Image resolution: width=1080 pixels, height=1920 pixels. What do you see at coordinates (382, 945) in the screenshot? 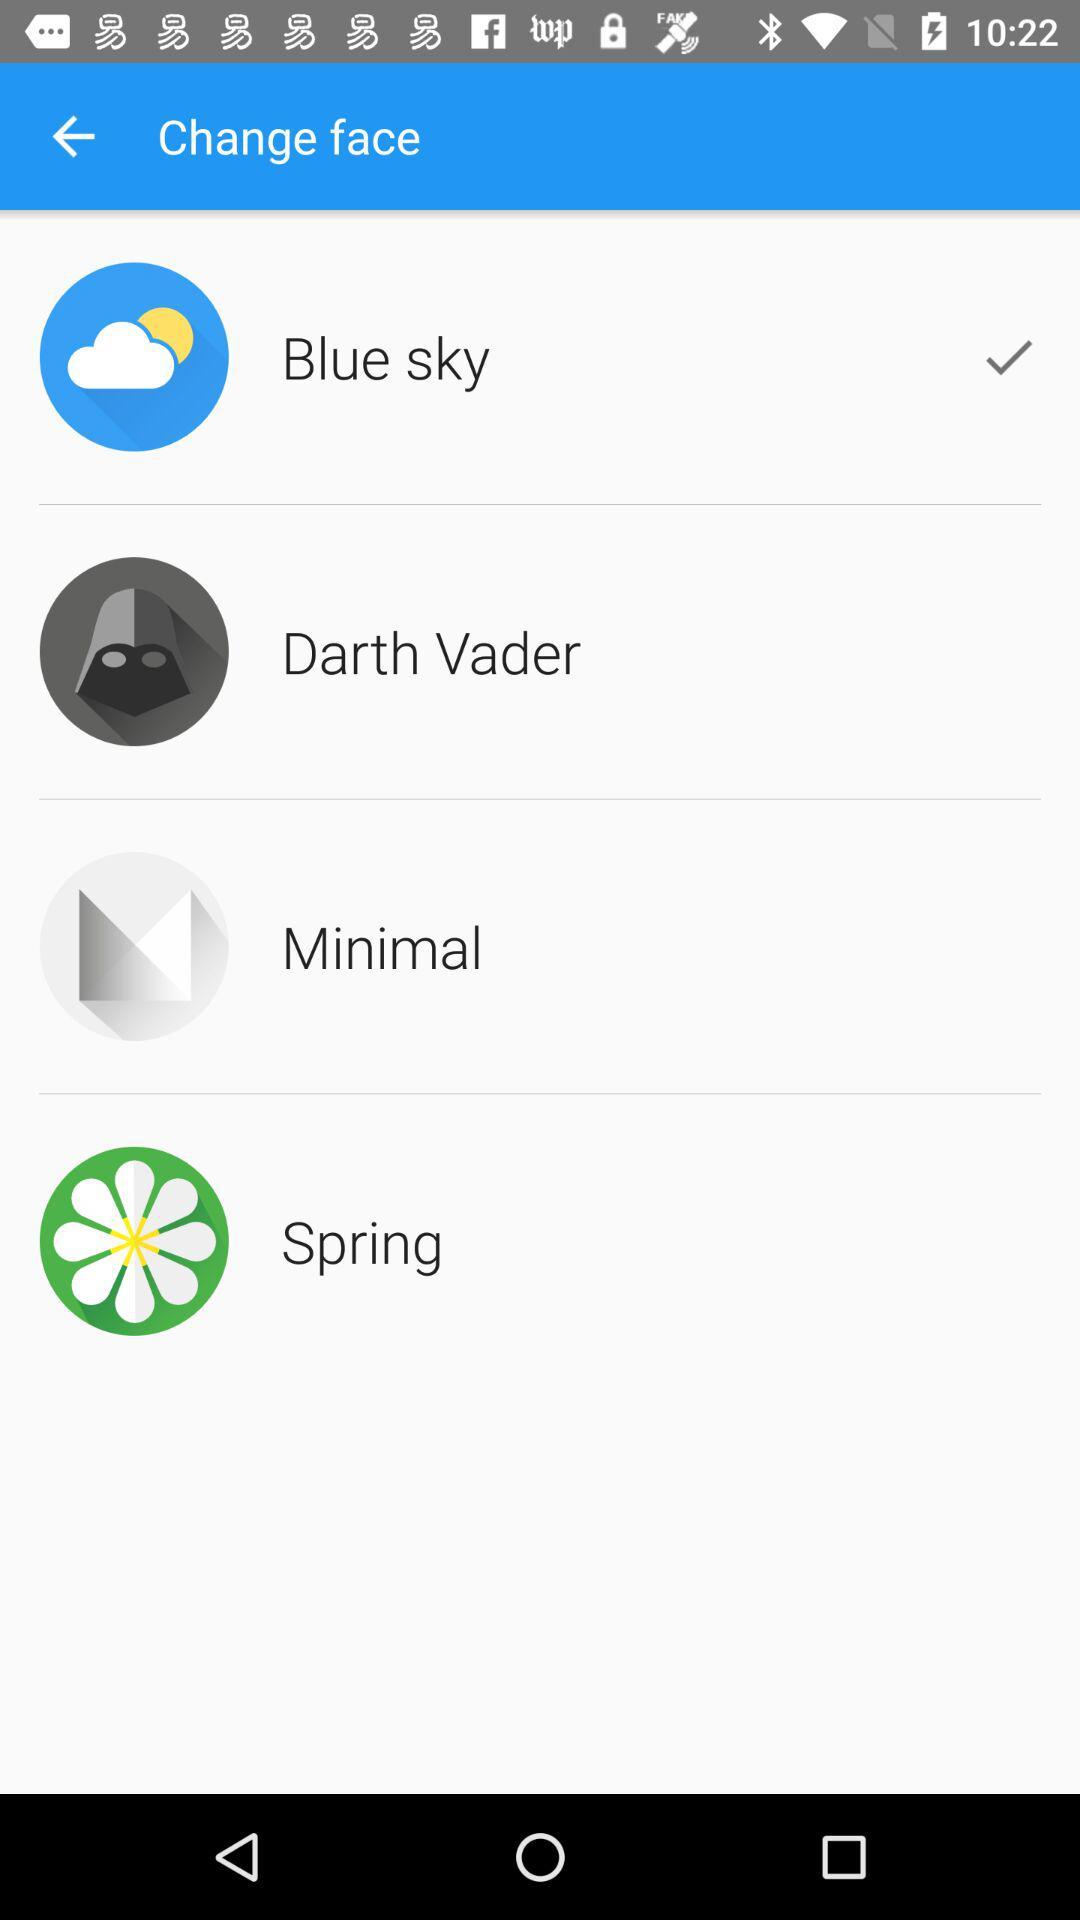
I see `minimal item` at bounding box center [382, 945].